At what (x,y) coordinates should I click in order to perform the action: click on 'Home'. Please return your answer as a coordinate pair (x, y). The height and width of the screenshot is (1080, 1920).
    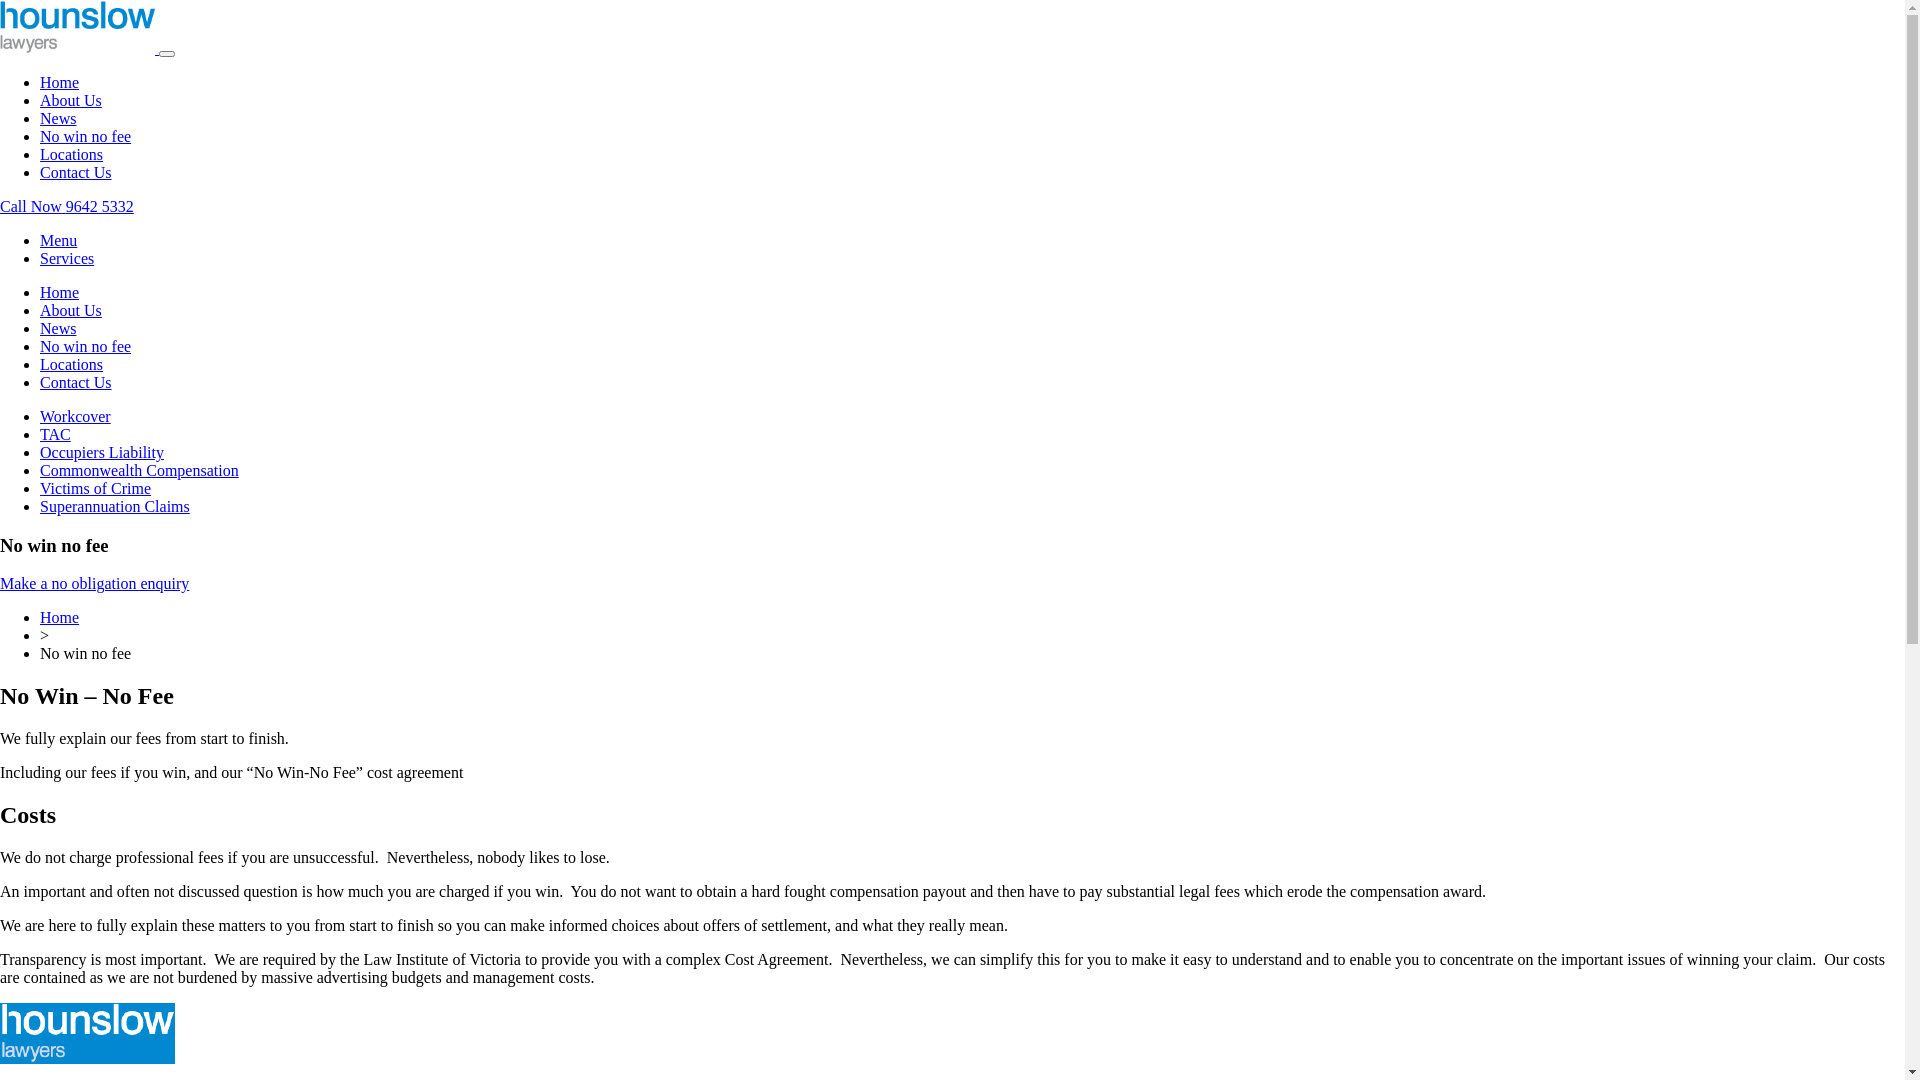
    Looking at the image, I should click on (59, 292).